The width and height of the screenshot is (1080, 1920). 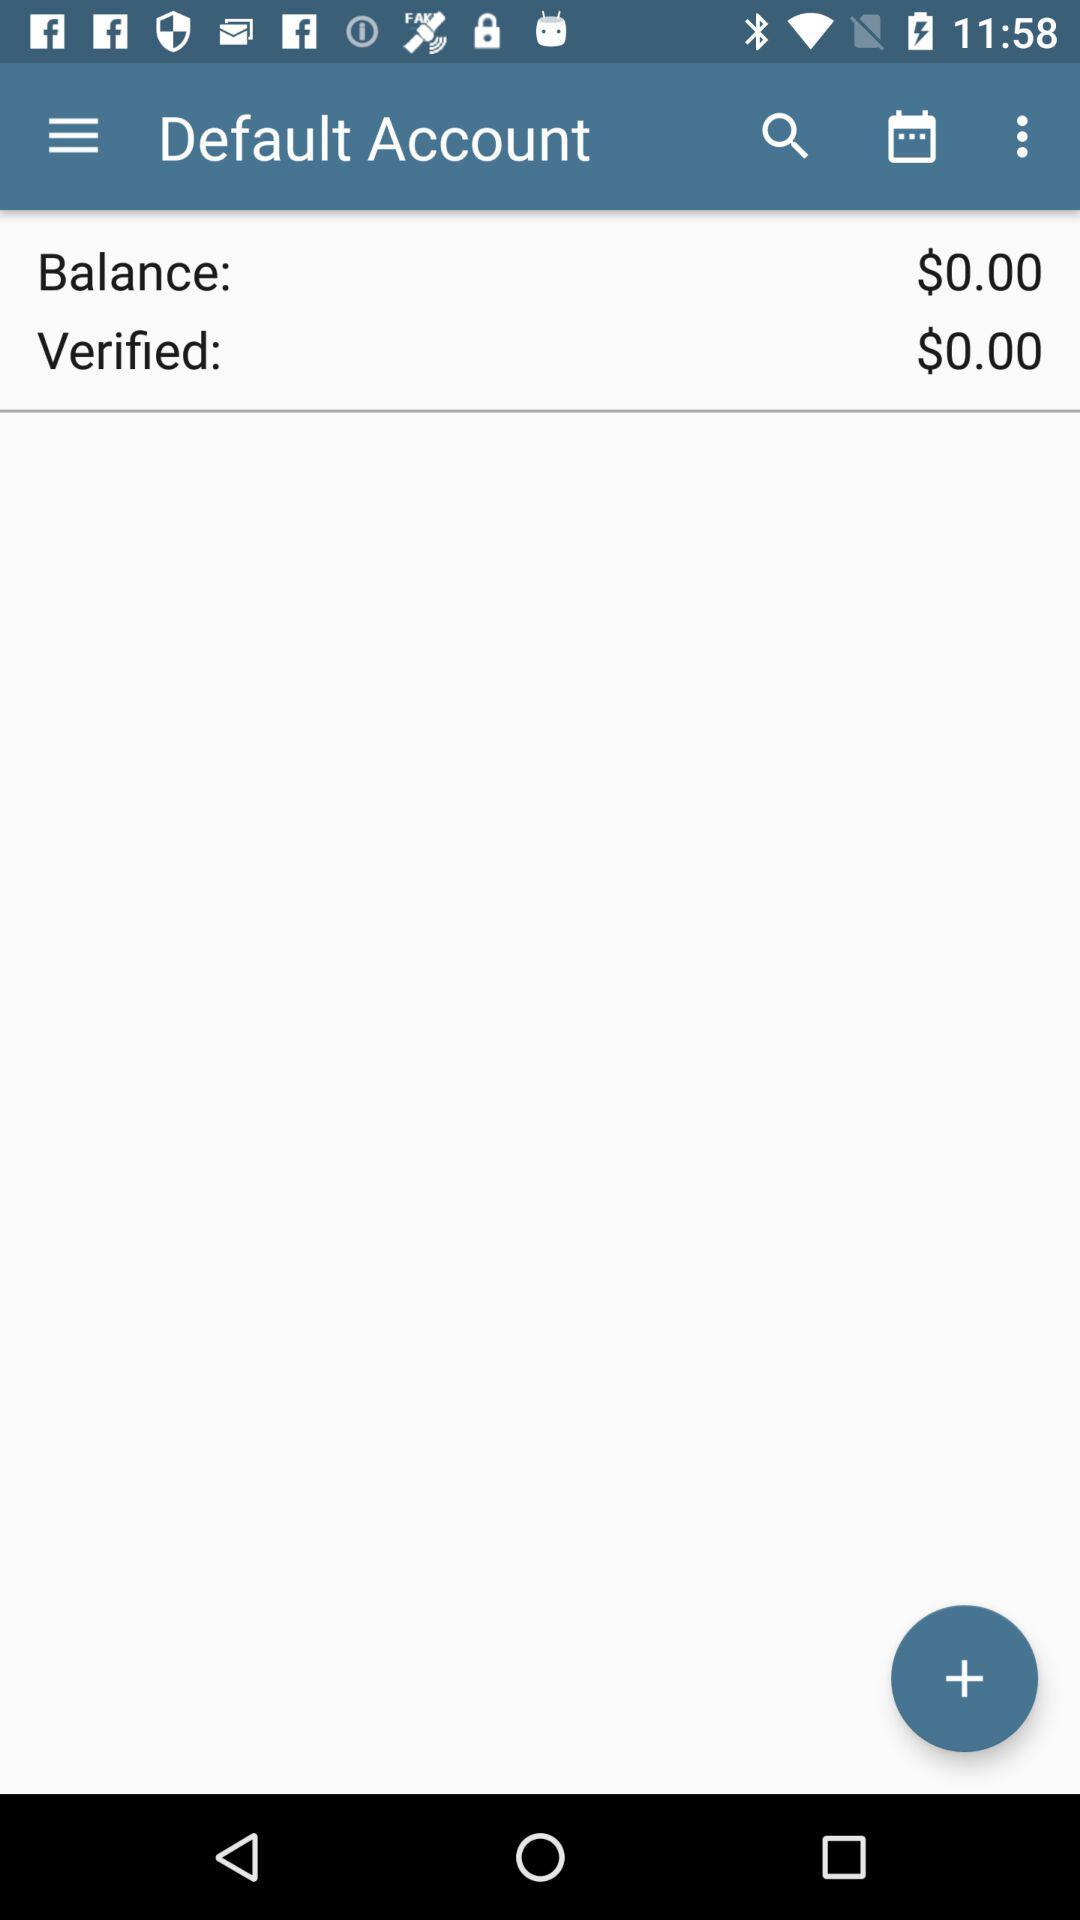 What do you see at coordinates (963, 1678) in the screenshot?
I see `a new account` at bounding box center [963, 1678].